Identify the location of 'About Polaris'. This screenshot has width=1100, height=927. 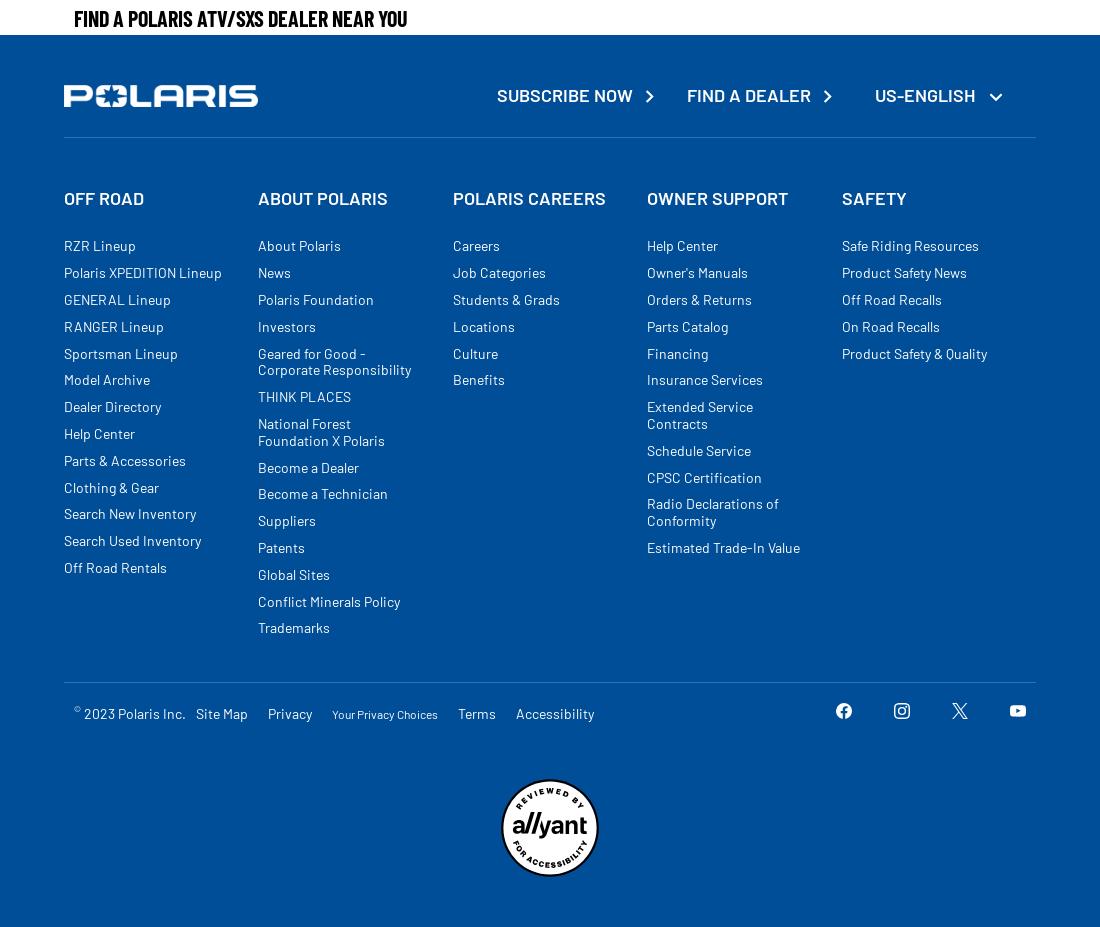
(298, 245).